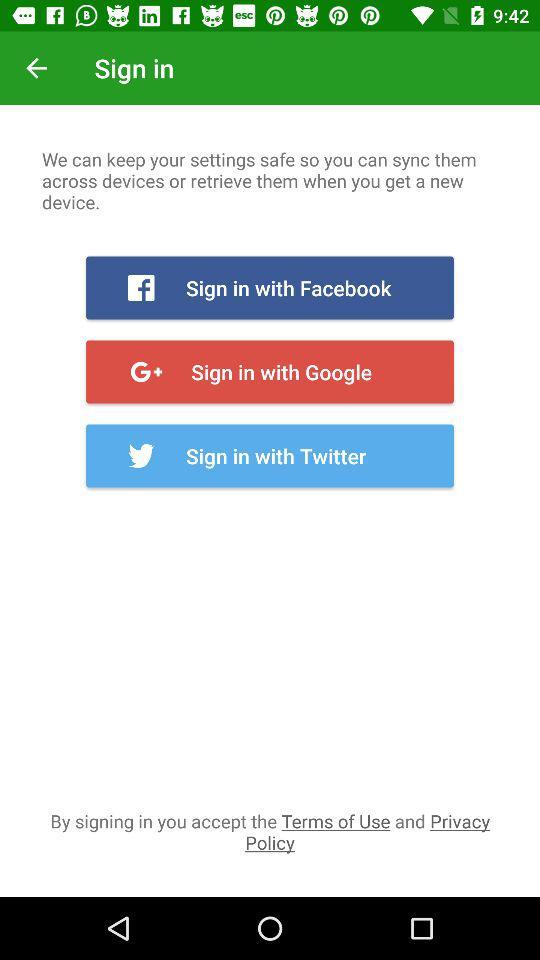 The image size is (540, 960). What do you see at coordinates (36, 68) in the screenshot?
I see `the item above we can keep` at bounding box center [36, 68].